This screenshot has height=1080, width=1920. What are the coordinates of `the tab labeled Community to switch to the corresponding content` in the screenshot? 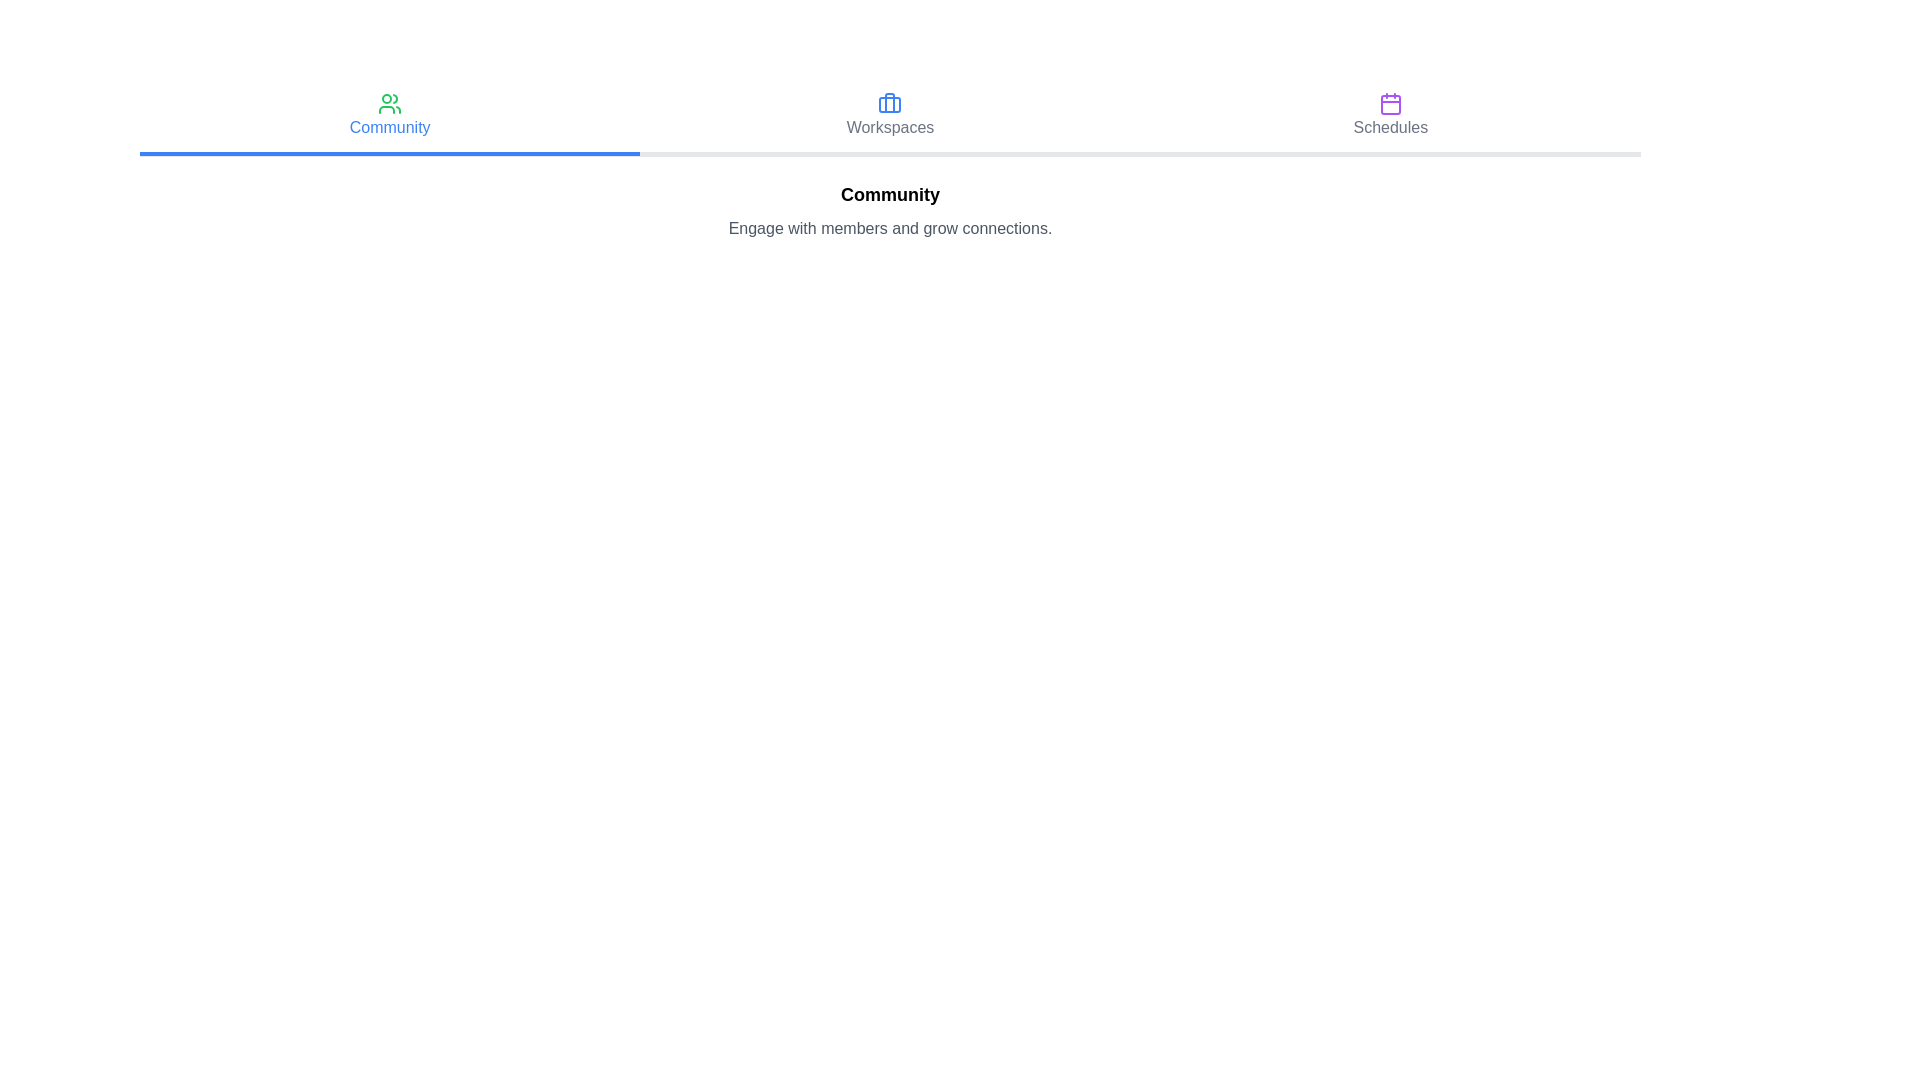 It's located at (390, 118).